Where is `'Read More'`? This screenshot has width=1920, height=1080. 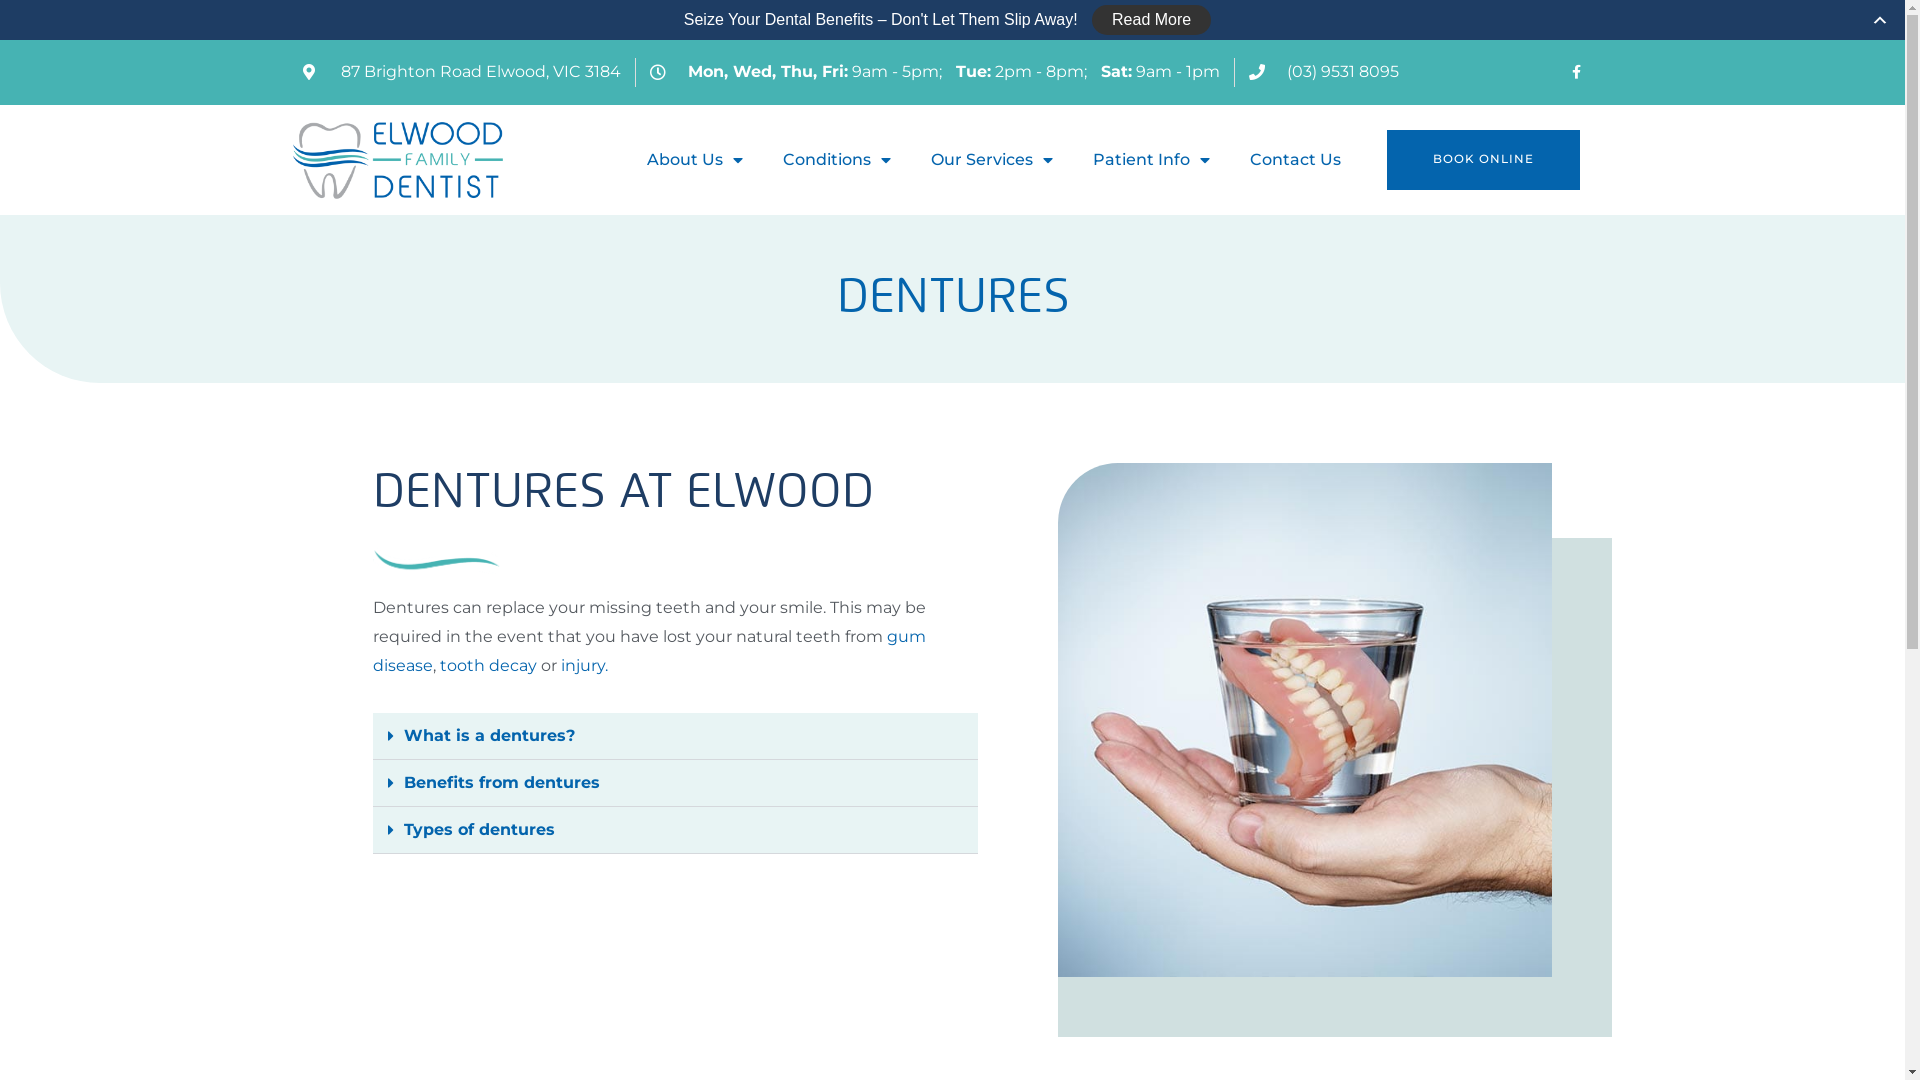
'Read More' is located at coordinates (1090, 19).